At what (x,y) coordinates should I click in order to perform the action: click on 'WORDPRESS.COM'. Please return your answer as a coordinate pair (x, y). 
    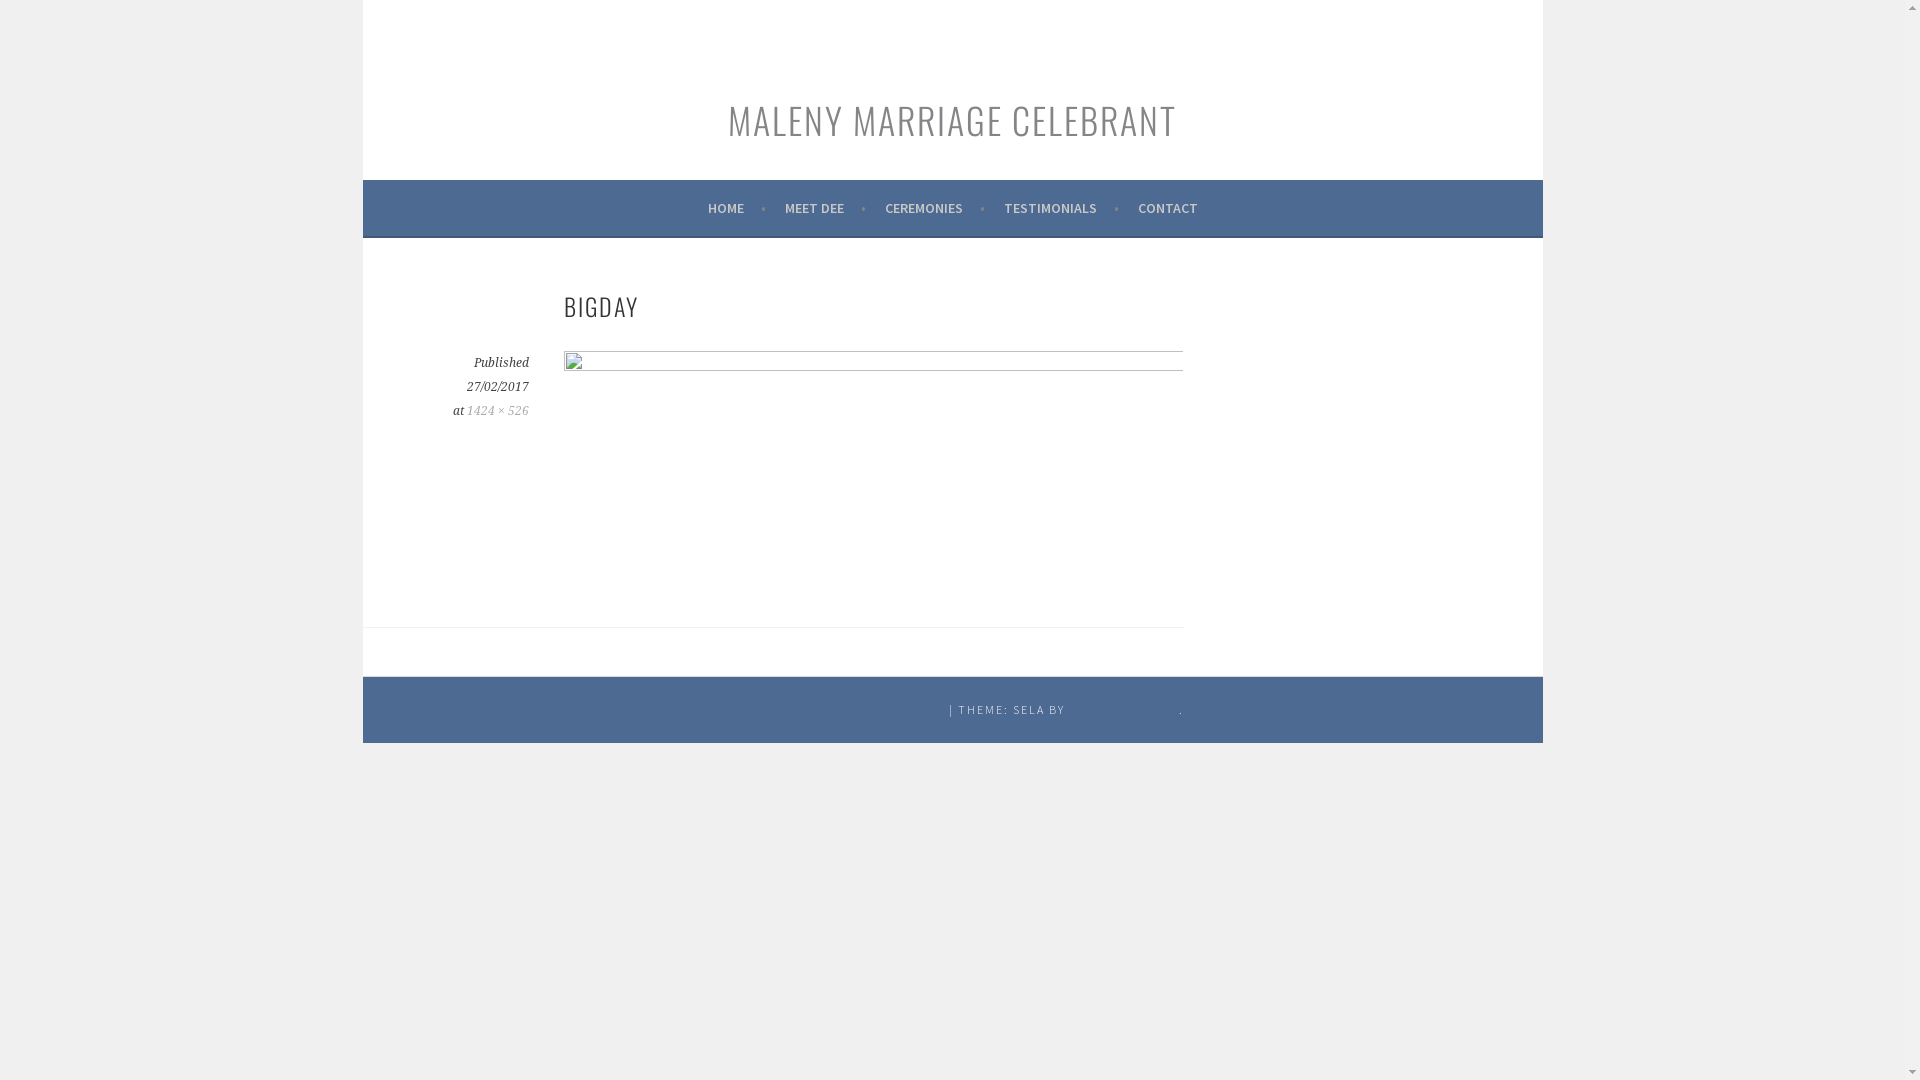
    Looking at the image, I should click on (1123, 708).